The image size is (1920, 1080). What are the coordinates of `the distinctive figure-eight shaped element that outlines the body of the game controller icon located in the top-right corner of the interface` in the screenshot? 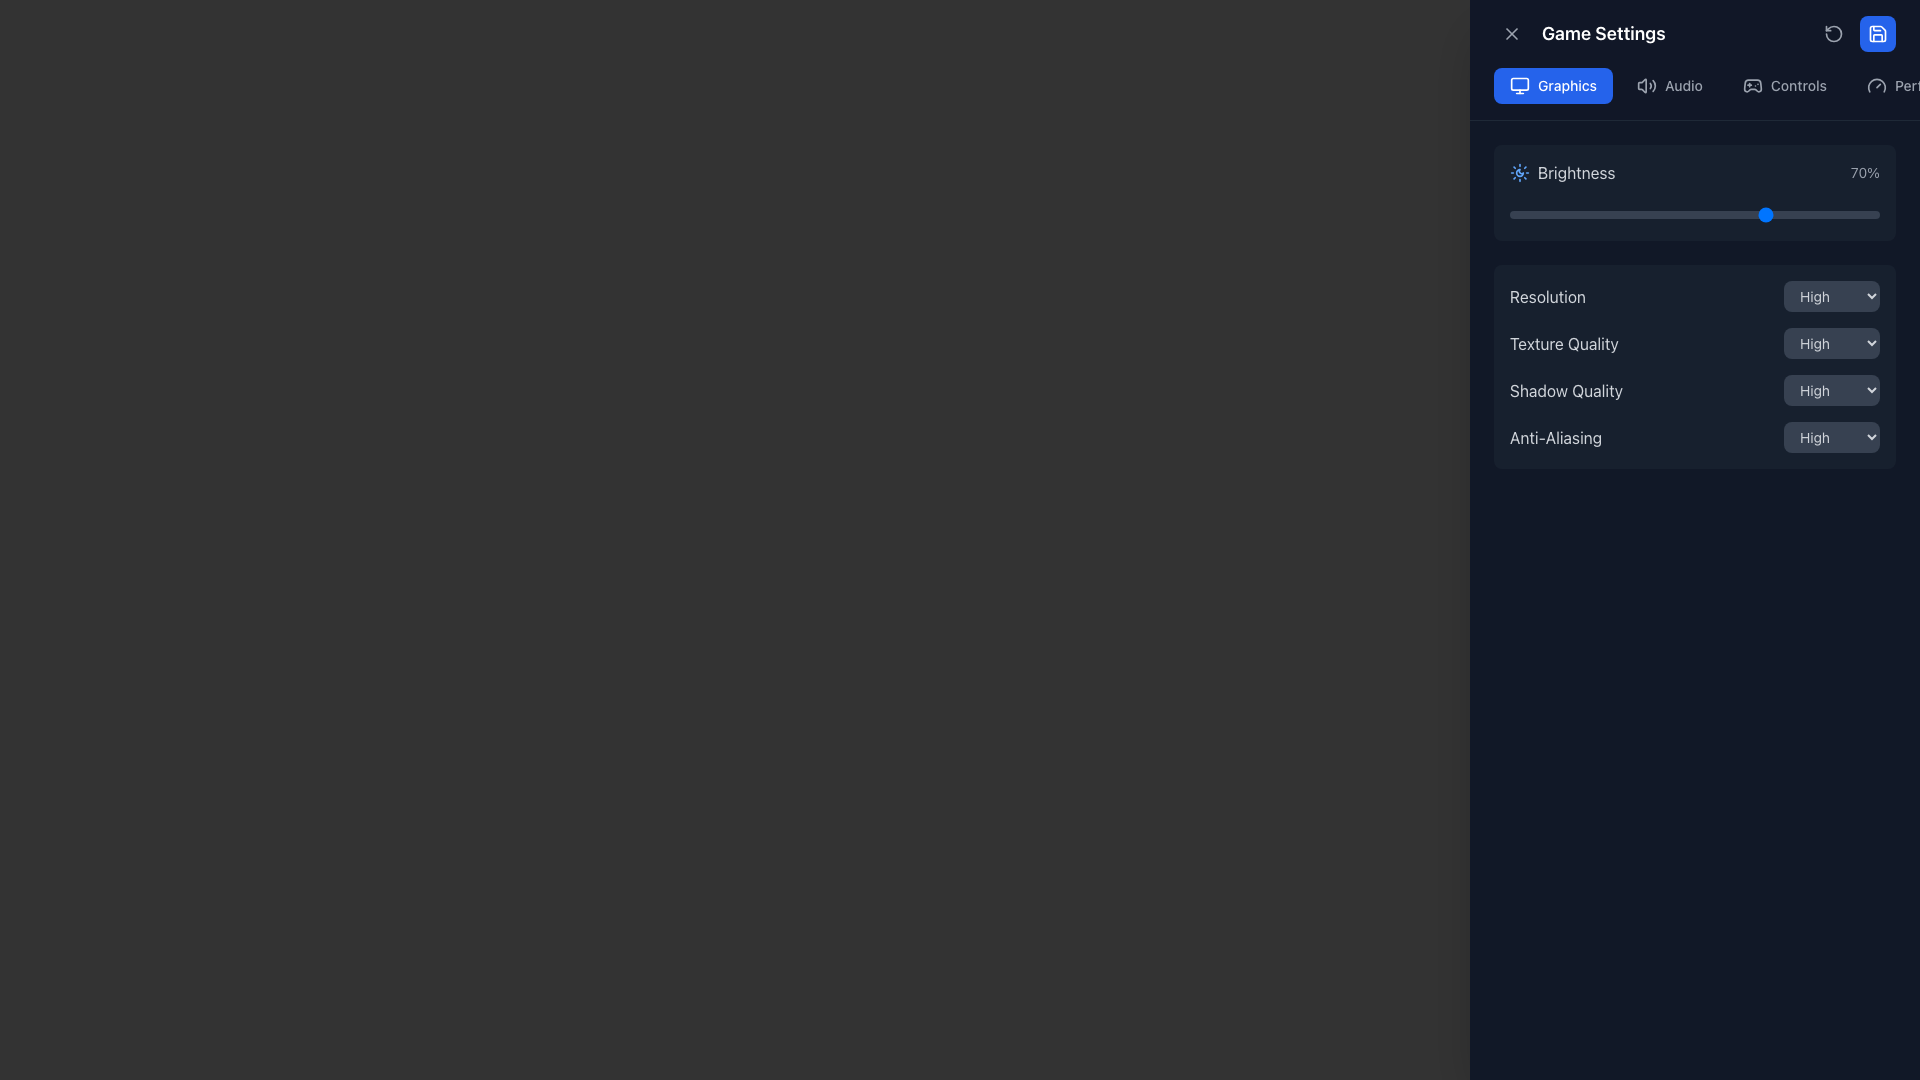 It's located at (1751, 84).